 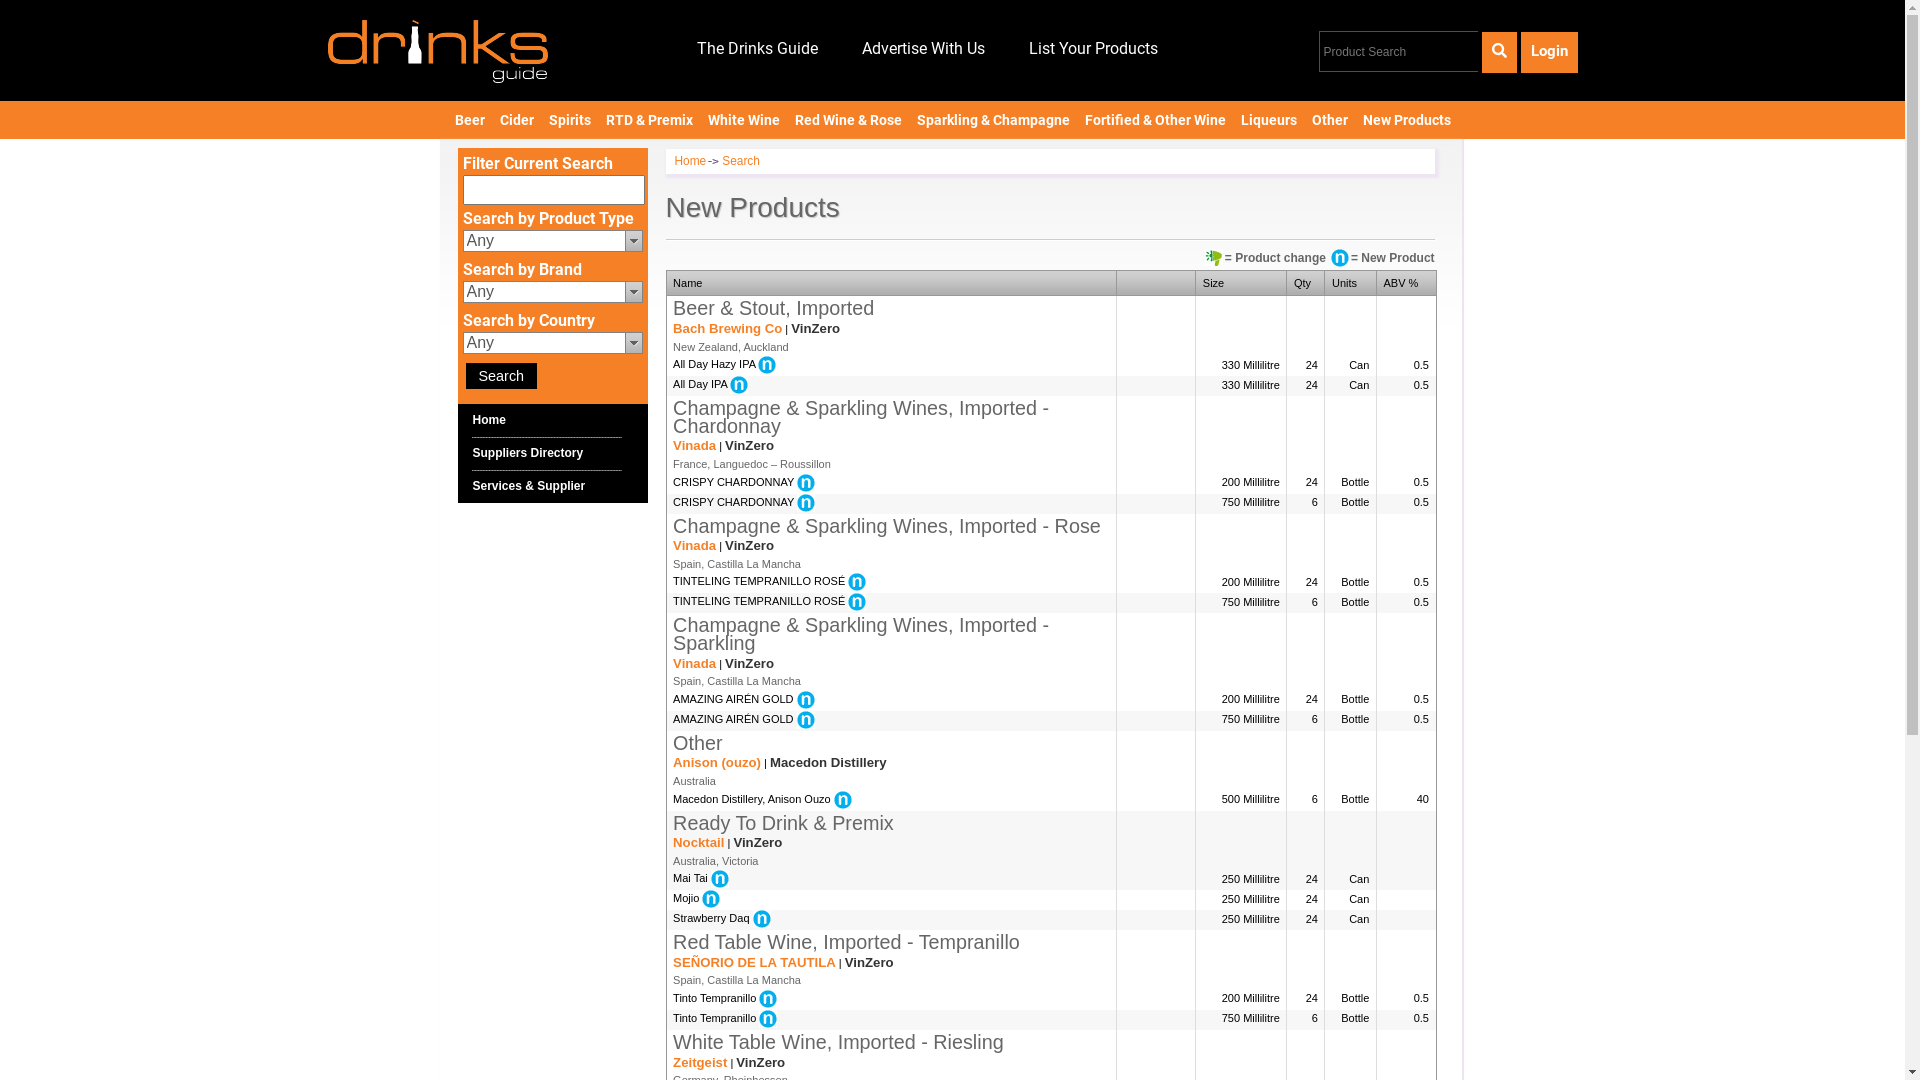 I want to click on 'Advertise With Us', so click(x=922, y=49).